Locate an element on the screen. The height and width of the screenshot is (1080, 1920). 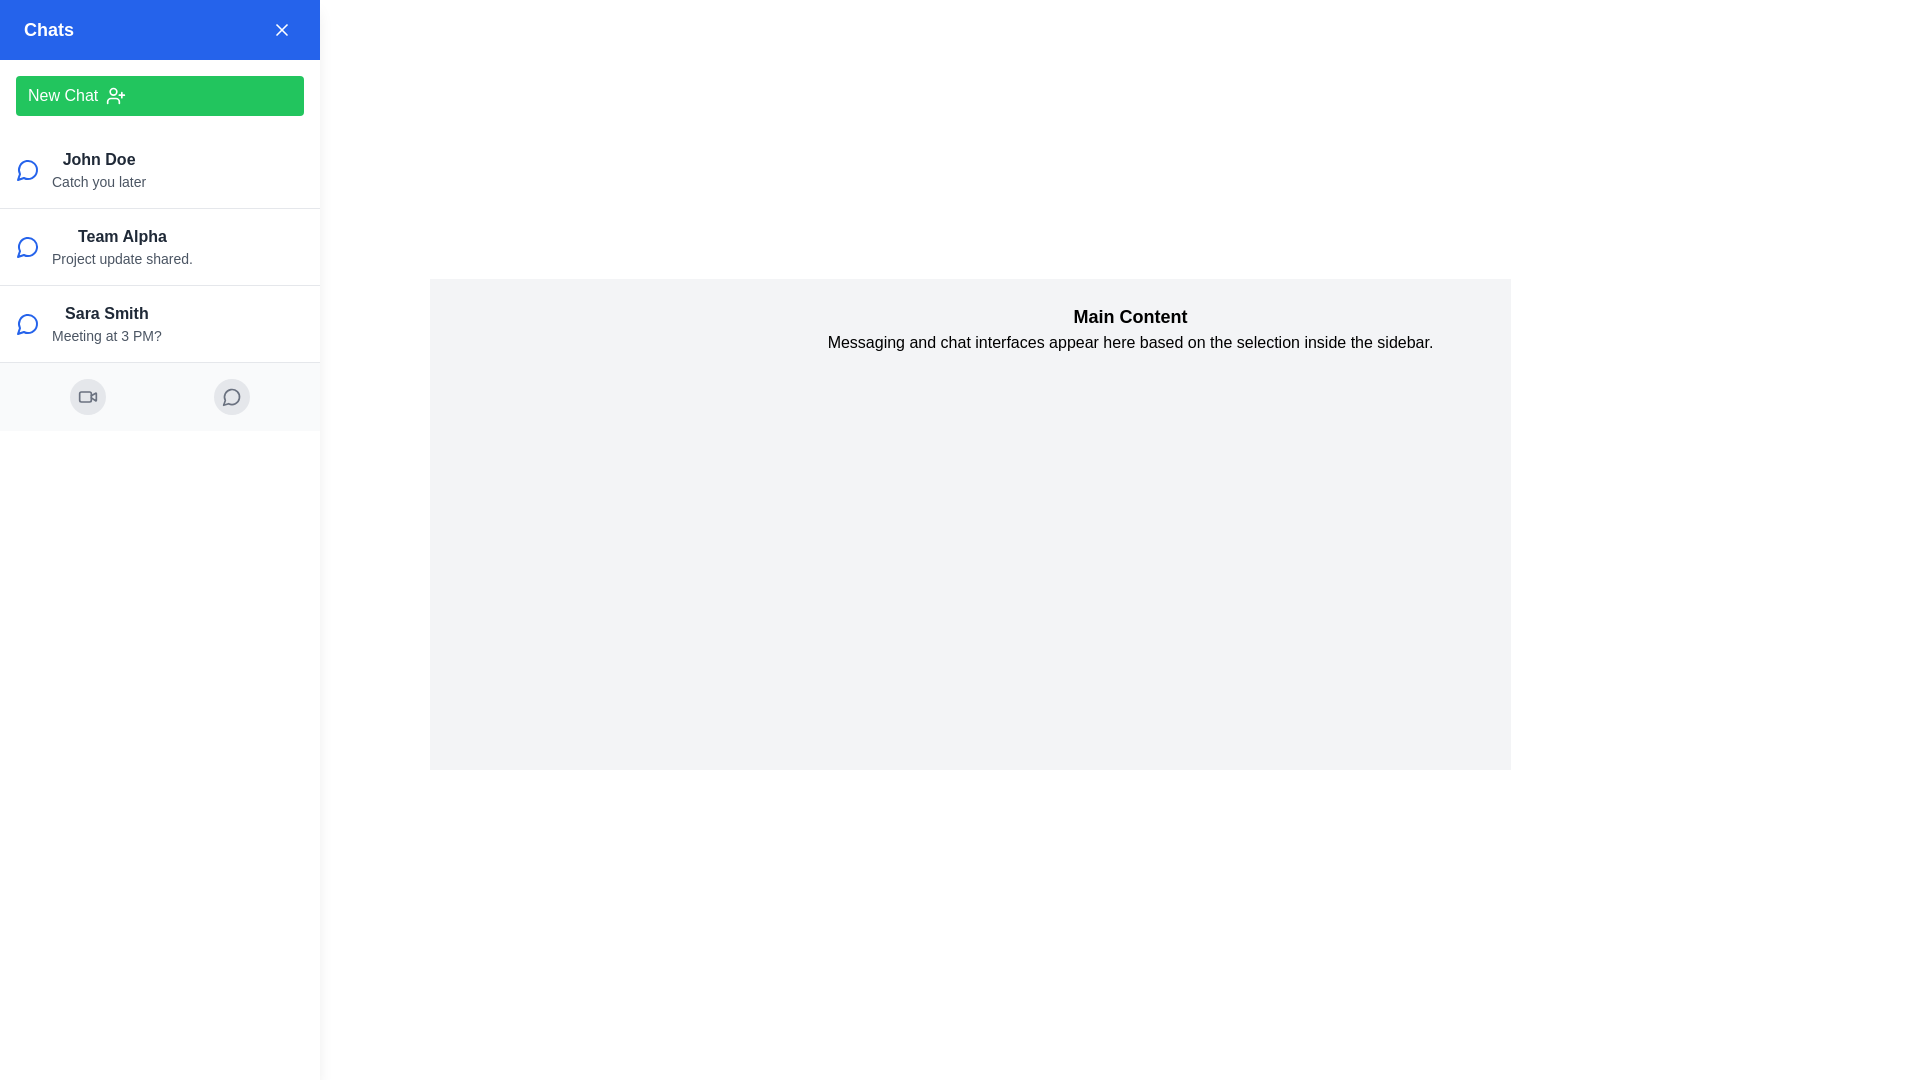
the chat icon for 'Sara Smith', which is located to the left of the text 'Sara Smith' and 'Meeting at 3 PM?' in the chat list item is located at coordinates (28, 323).